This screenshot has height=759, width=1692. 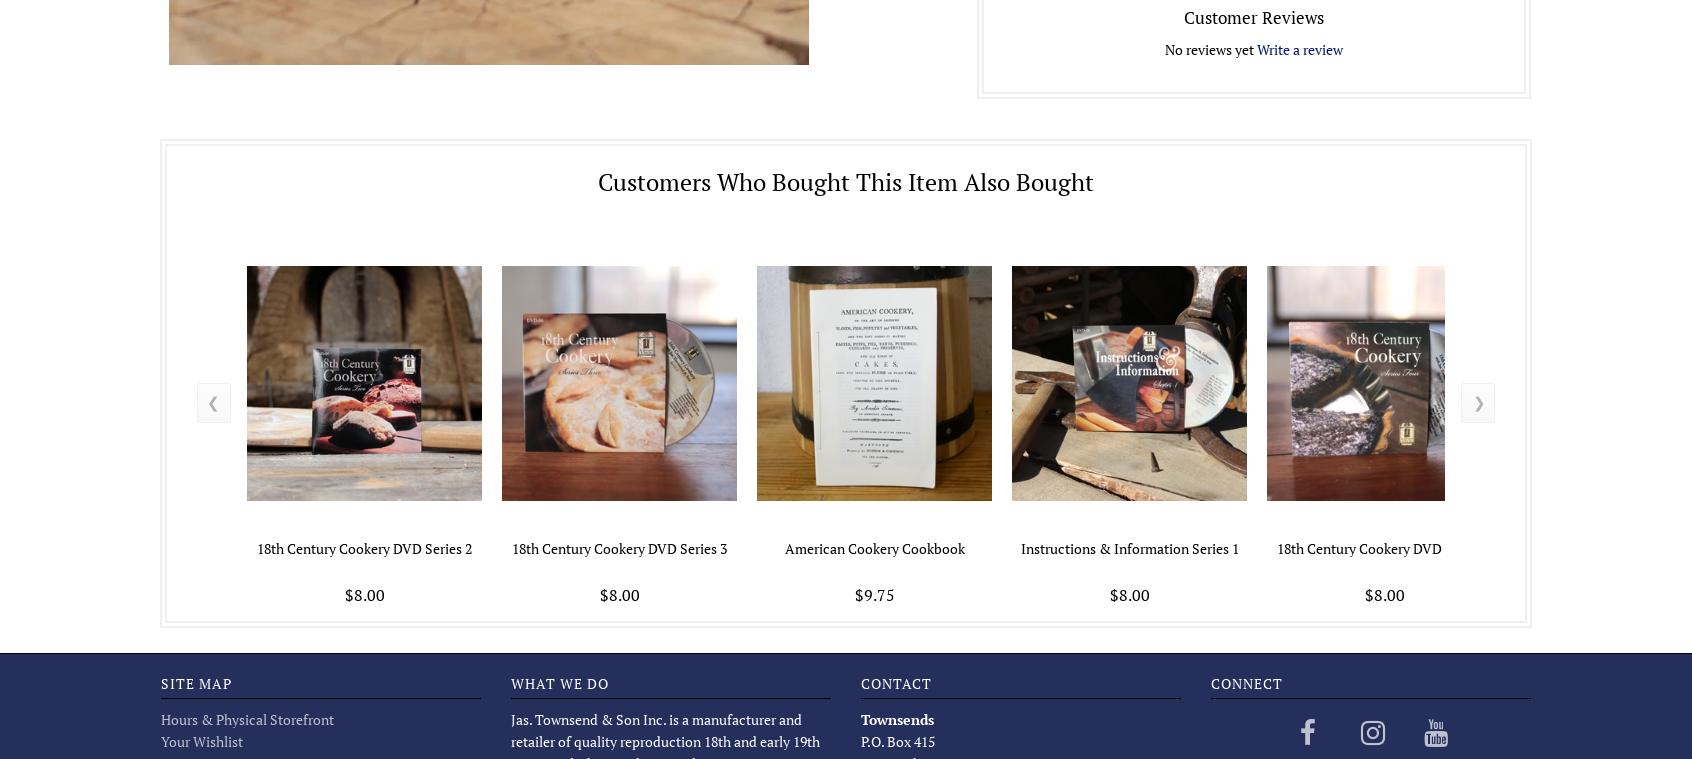 I want to click on 'Hours & Physical Storefront', so click(x=246, y=718).